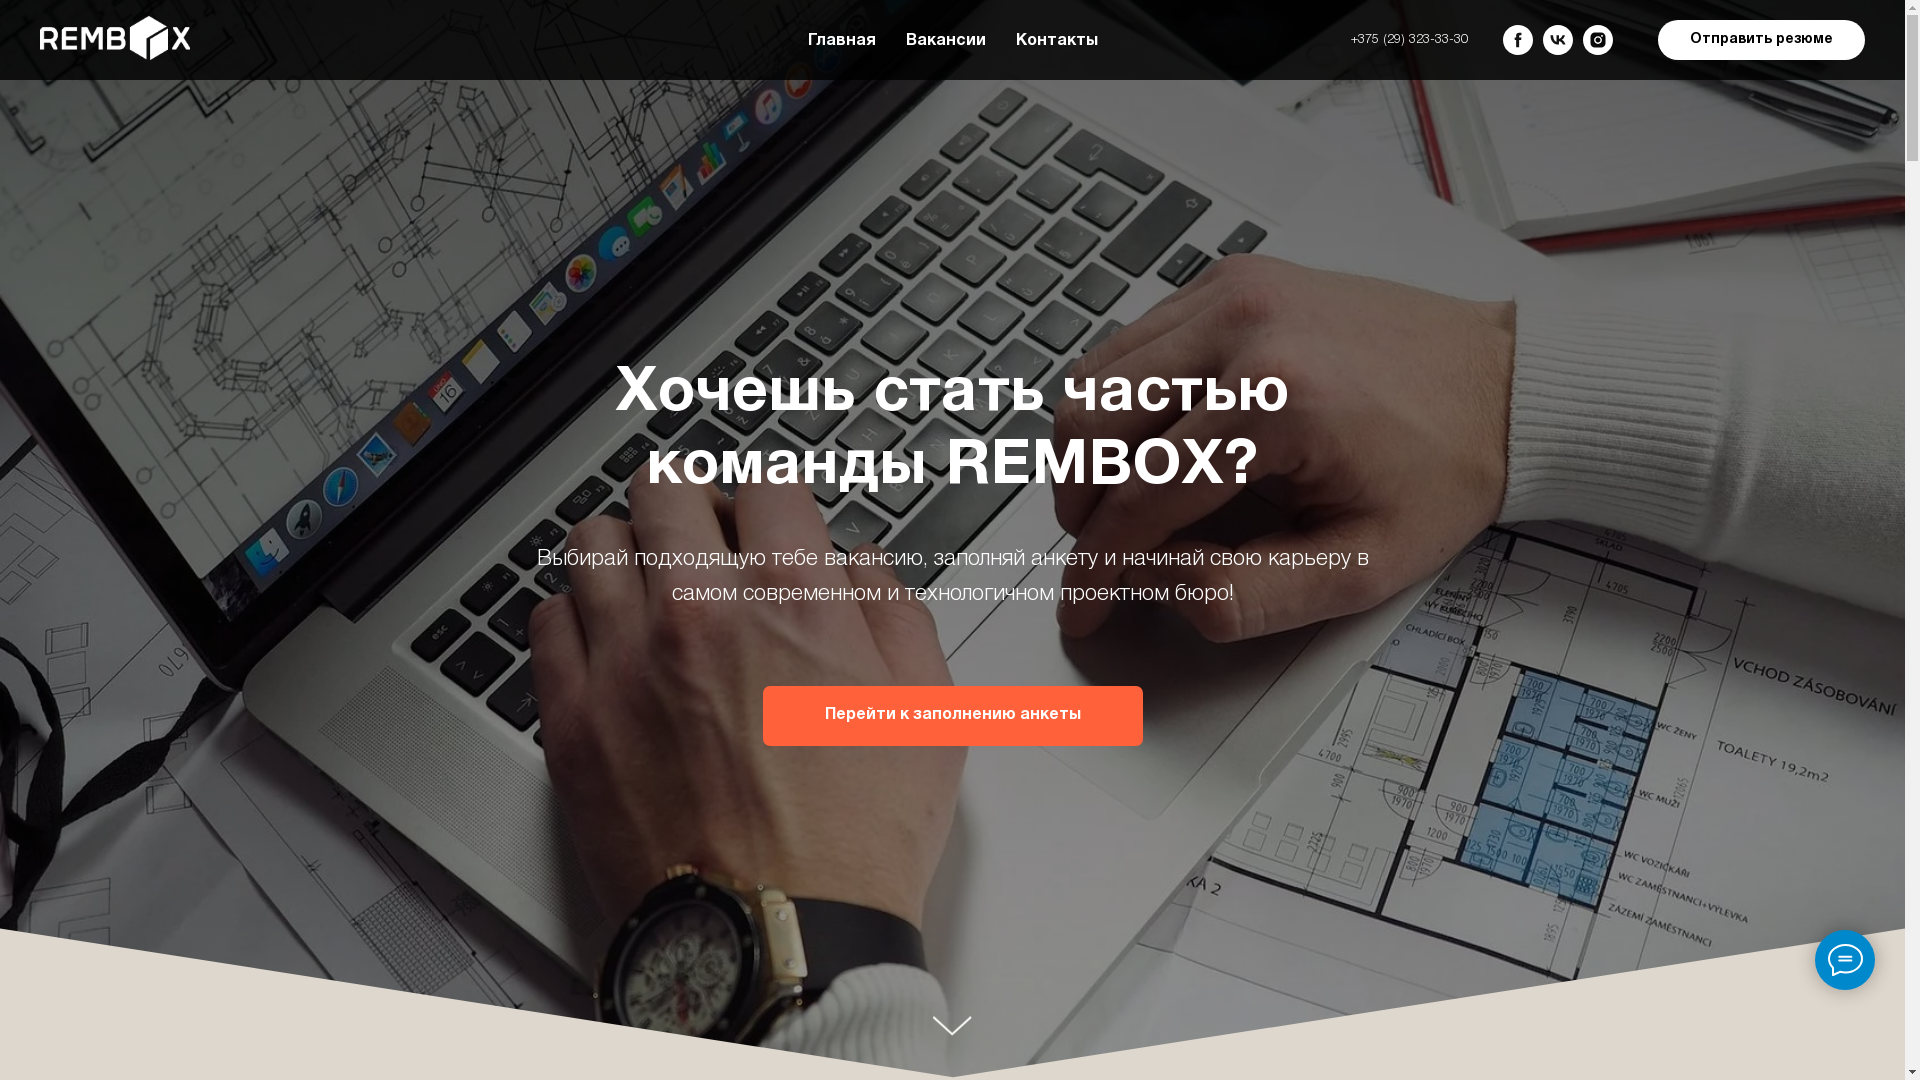 This screenshot has height=1080, width=1920. Describe the element at coordinates (1408, 39) in the screenshot. I see `'+375 (29) 323-33-30'` at that location.